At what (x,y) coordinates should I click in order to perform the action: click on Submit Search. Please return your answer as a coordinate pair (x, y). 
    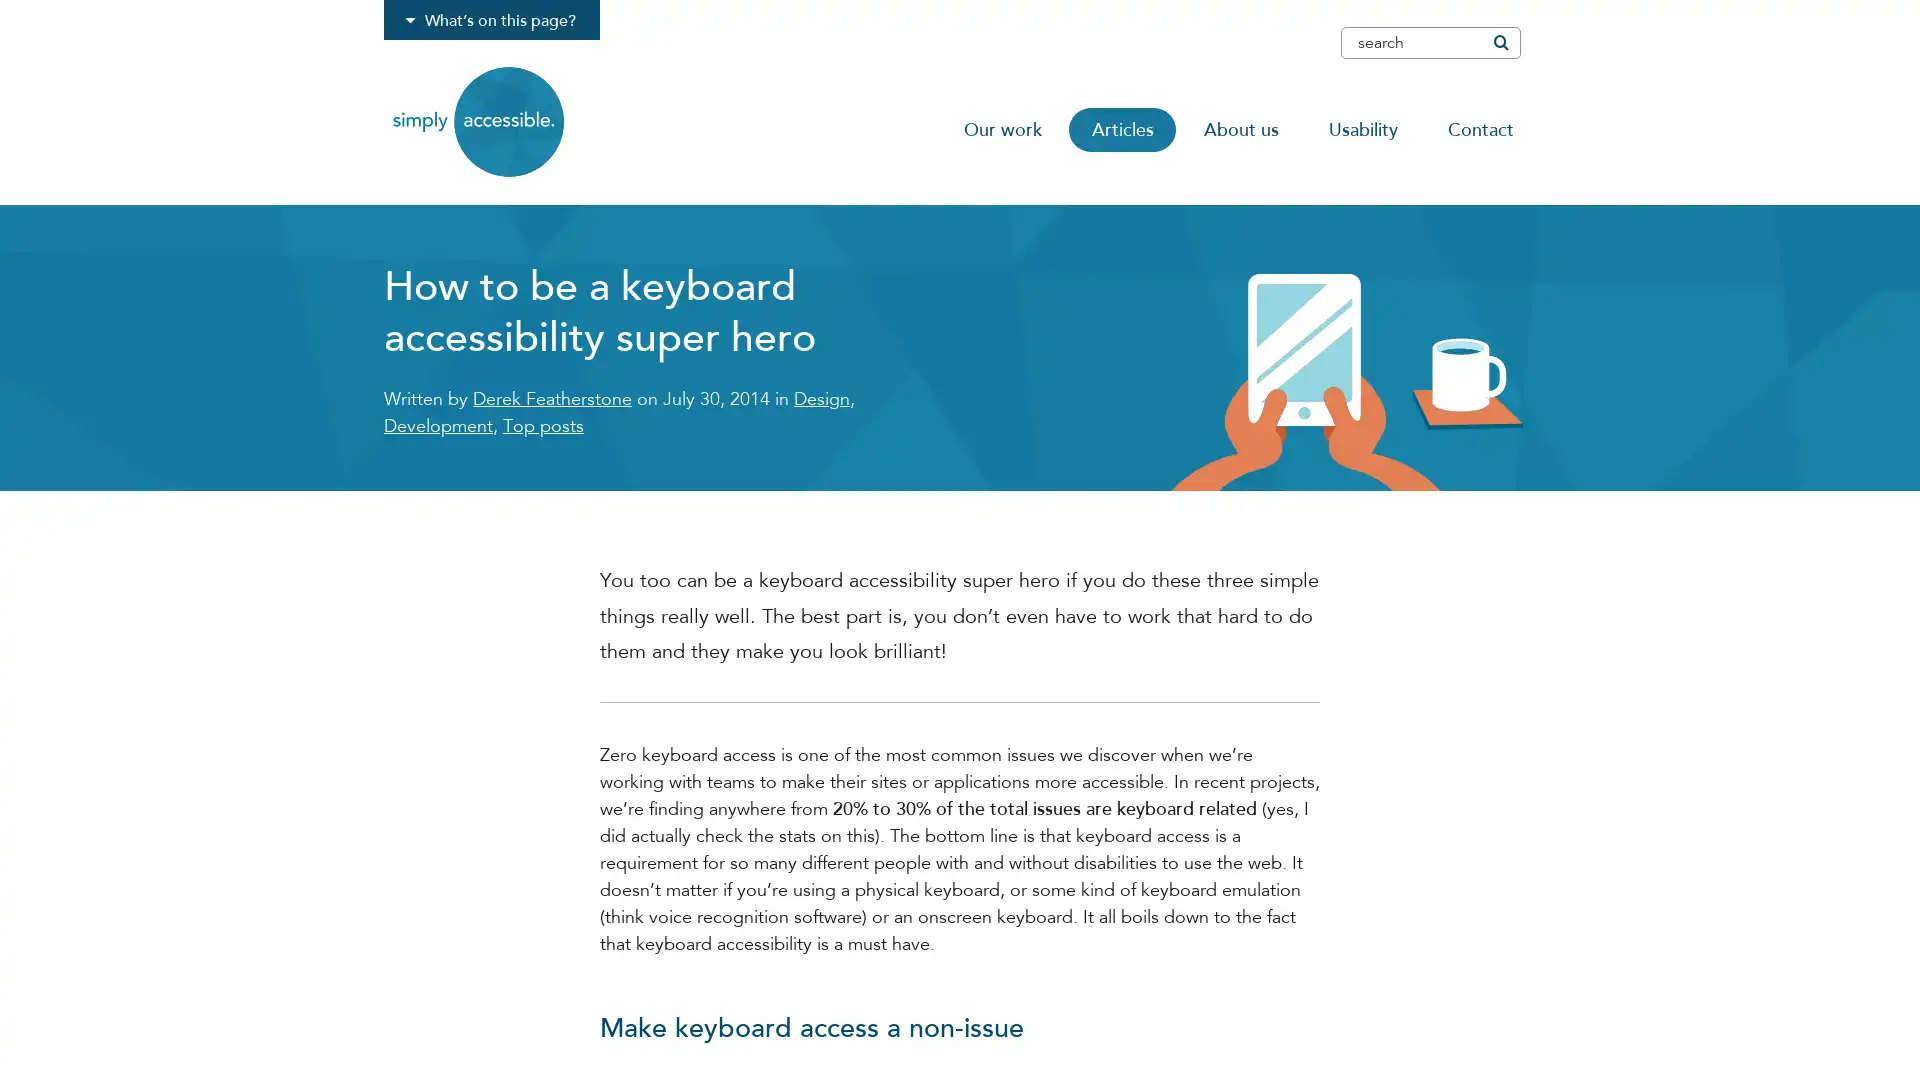
    Looking at the image, I should click on (1499, 42).